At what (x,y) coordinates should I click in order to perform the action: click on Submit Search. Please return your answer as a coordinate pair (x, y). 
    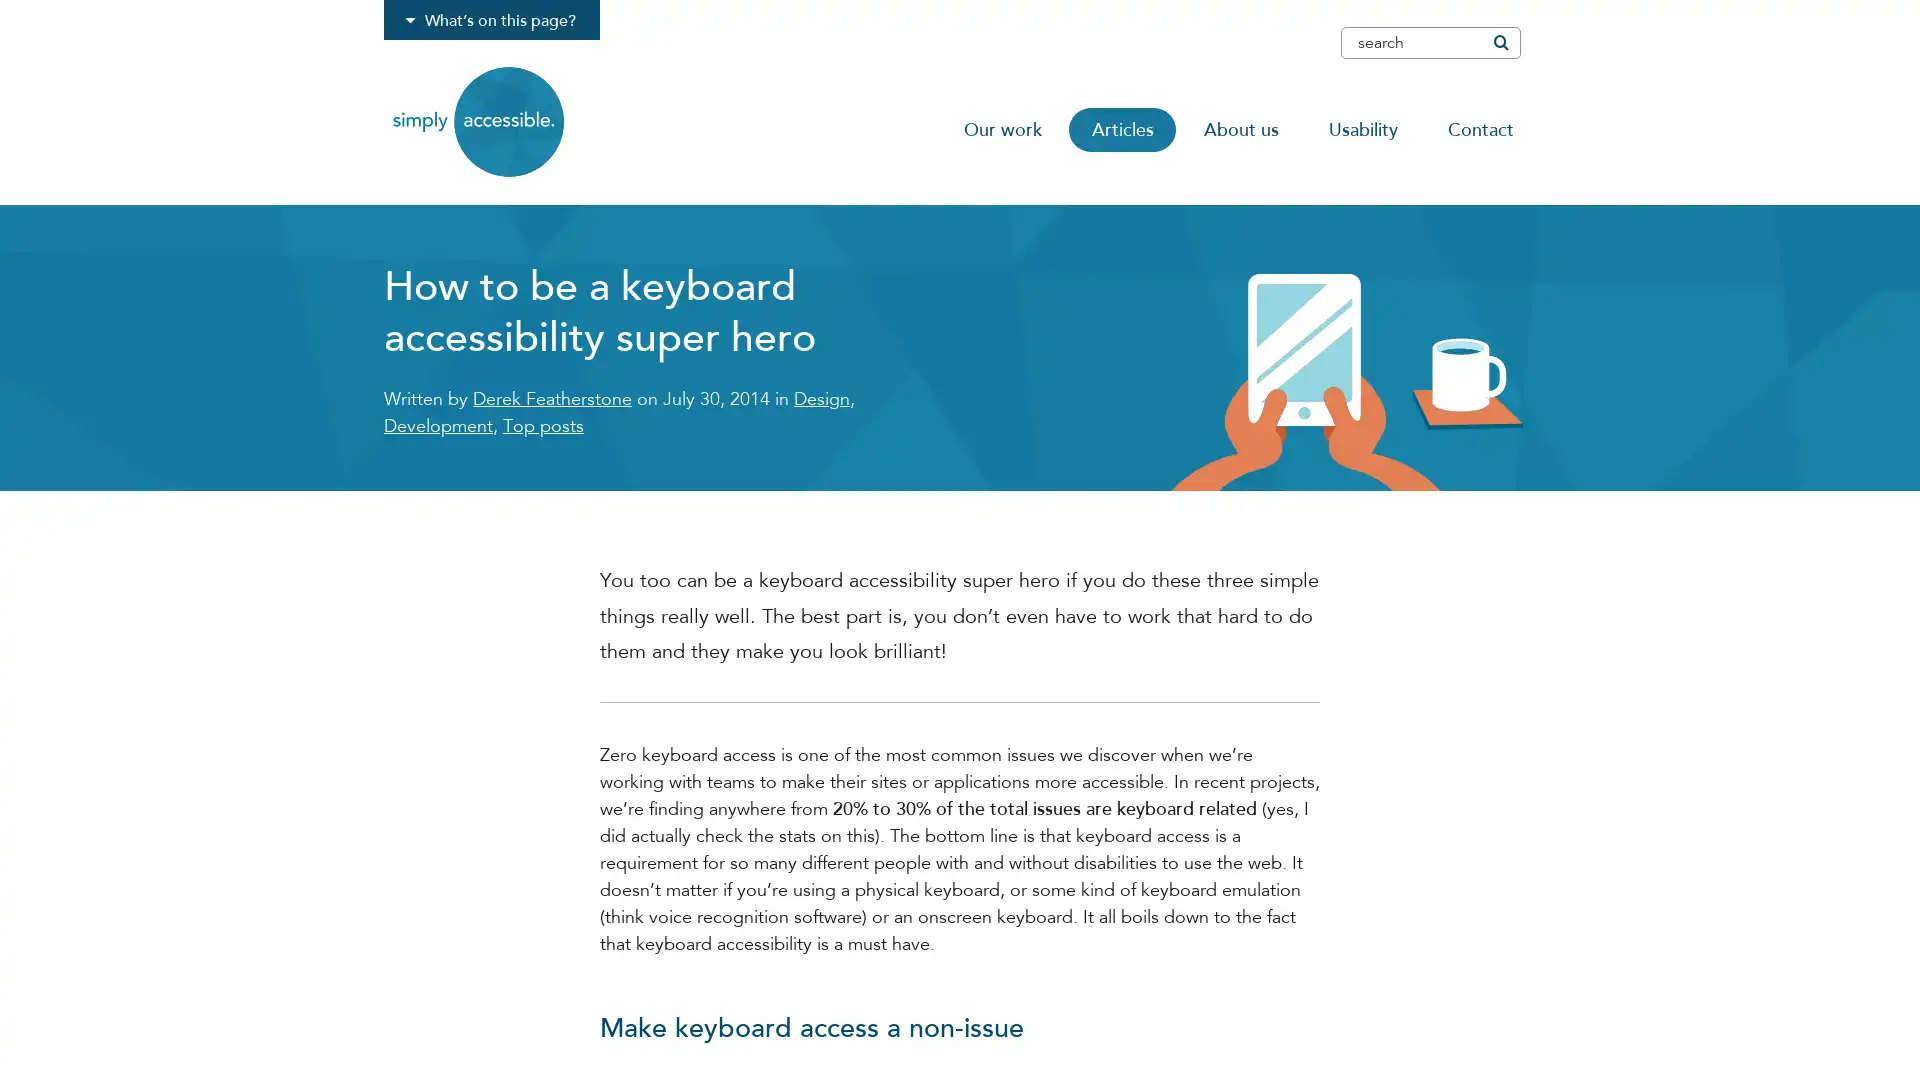
    Looking at the image, I should click on (1499, 42).